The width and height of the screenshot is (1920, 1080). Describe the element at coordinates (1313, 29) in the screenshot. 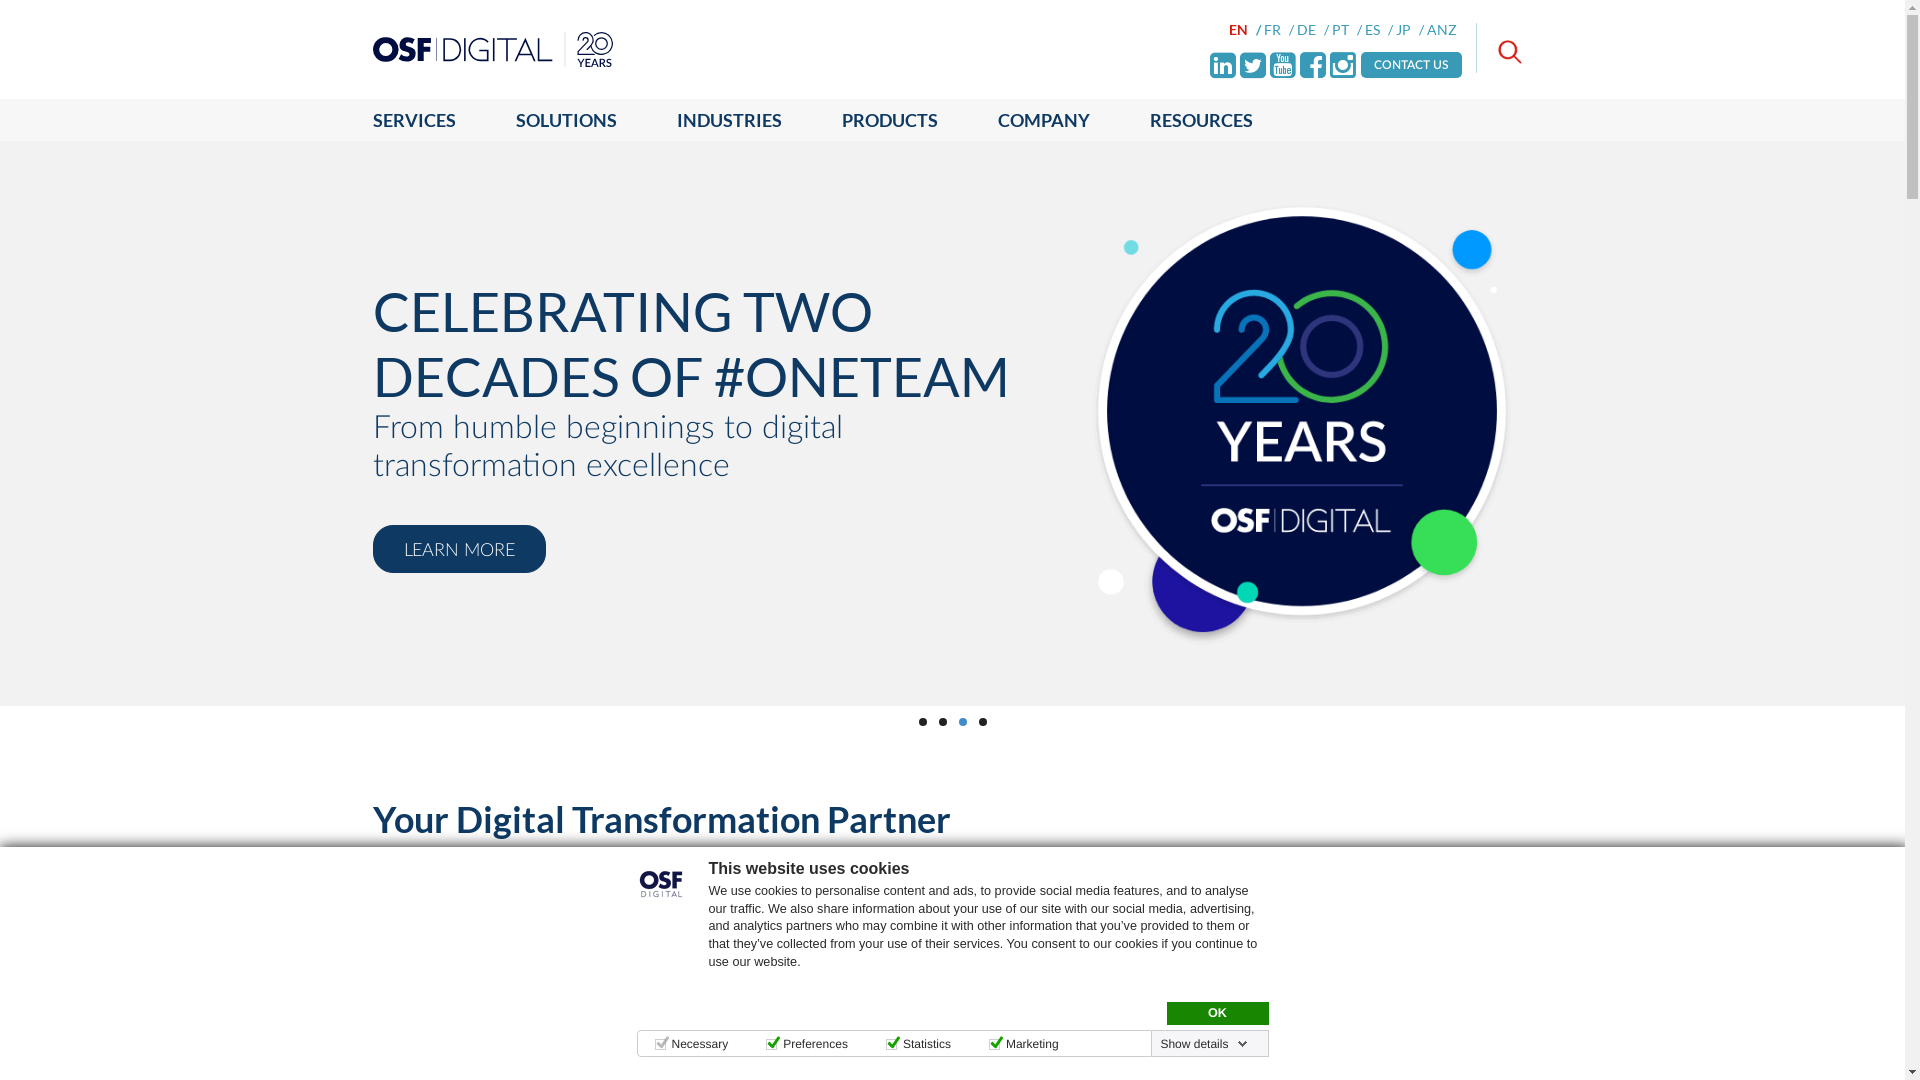

I see `'DE'` at that location.